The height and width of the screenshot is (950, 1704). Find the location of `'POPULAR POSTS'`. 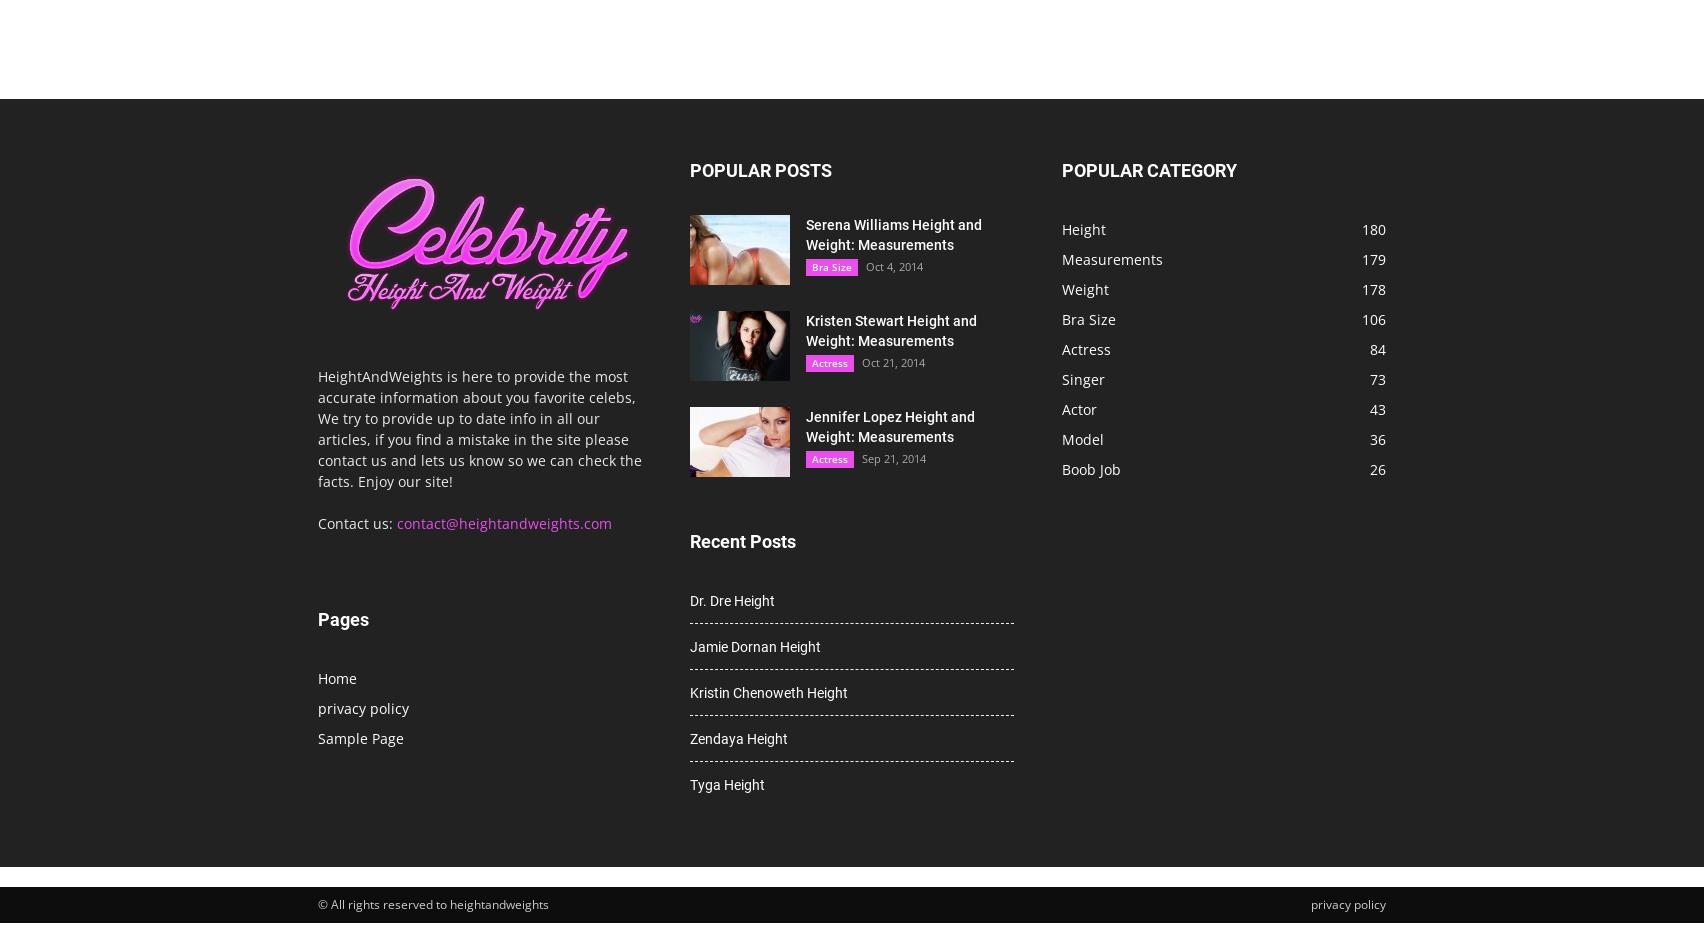

'POPULAR POSTS' is located at coordinates (688, 170).